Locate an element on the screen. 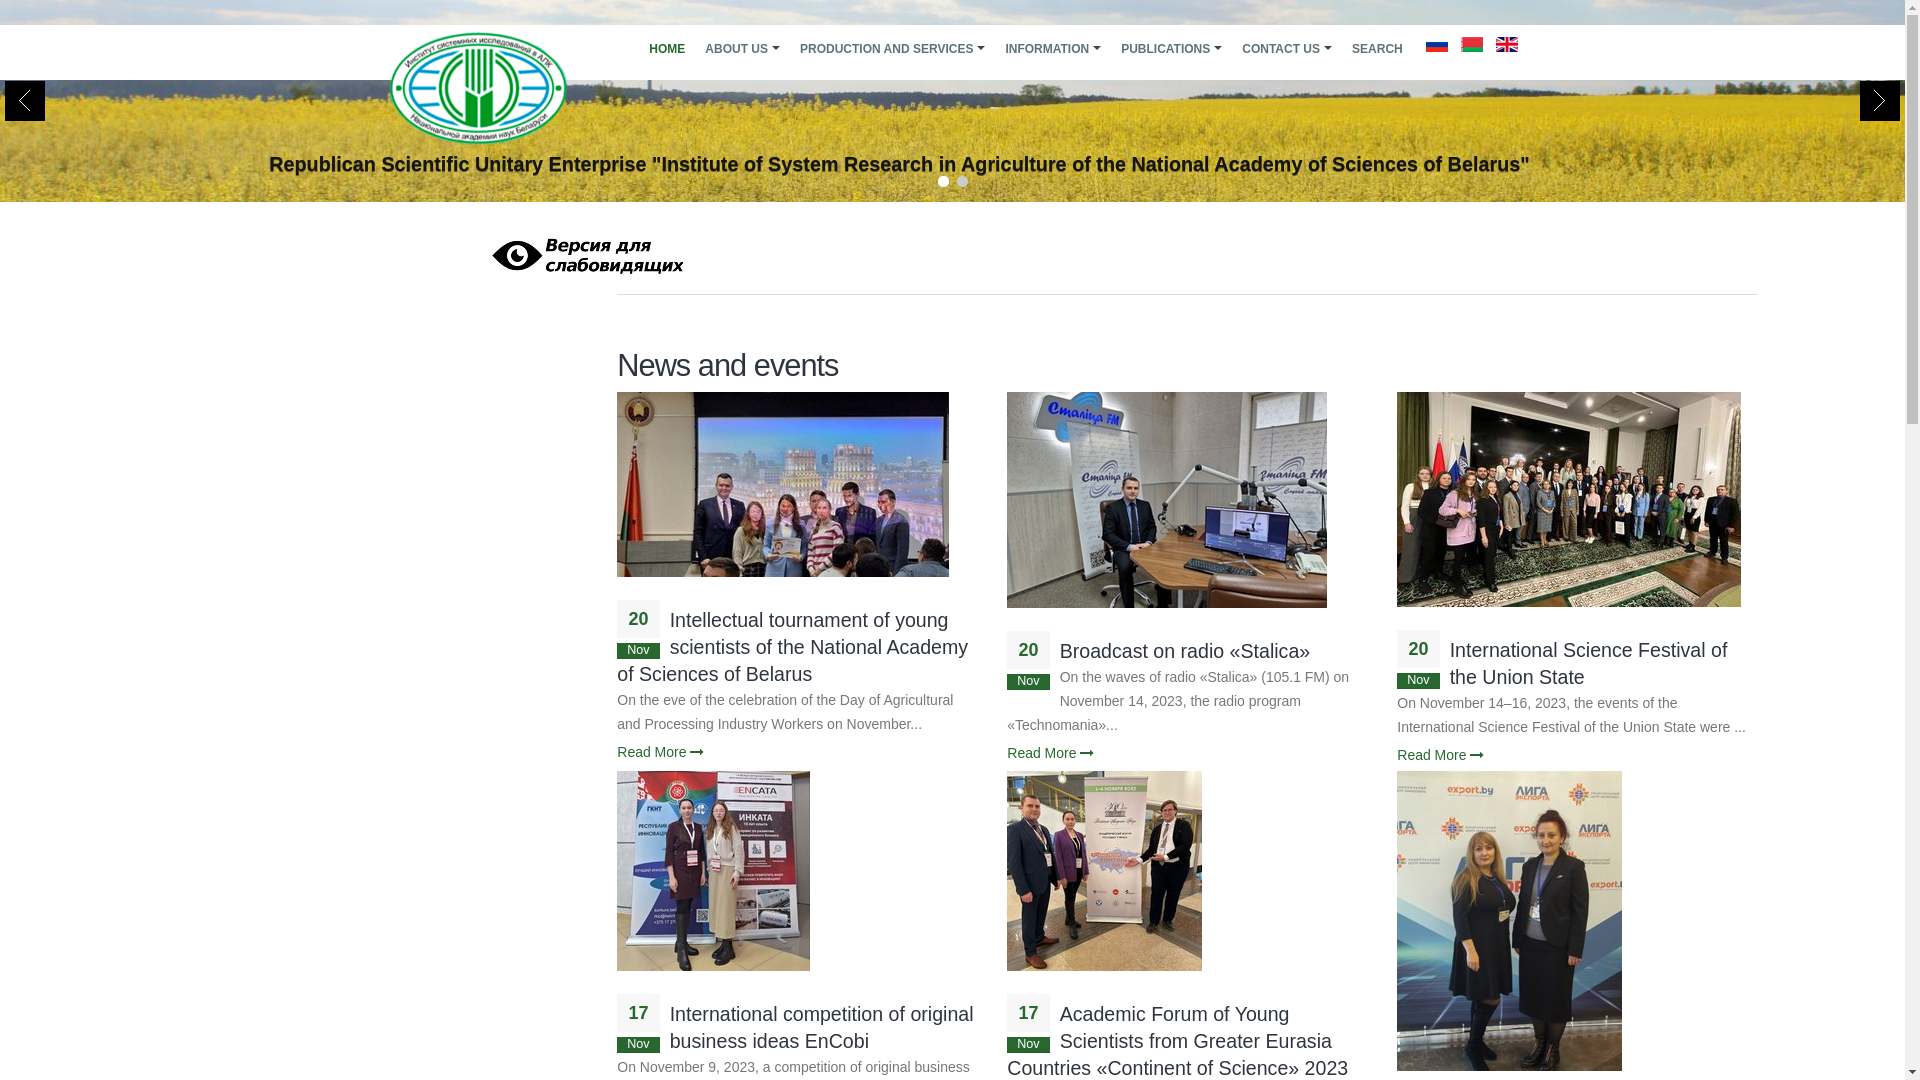 The image size is (1920, 1080). 'PRODUCTION AND SERVICES' is located at coordinates (891, 48).